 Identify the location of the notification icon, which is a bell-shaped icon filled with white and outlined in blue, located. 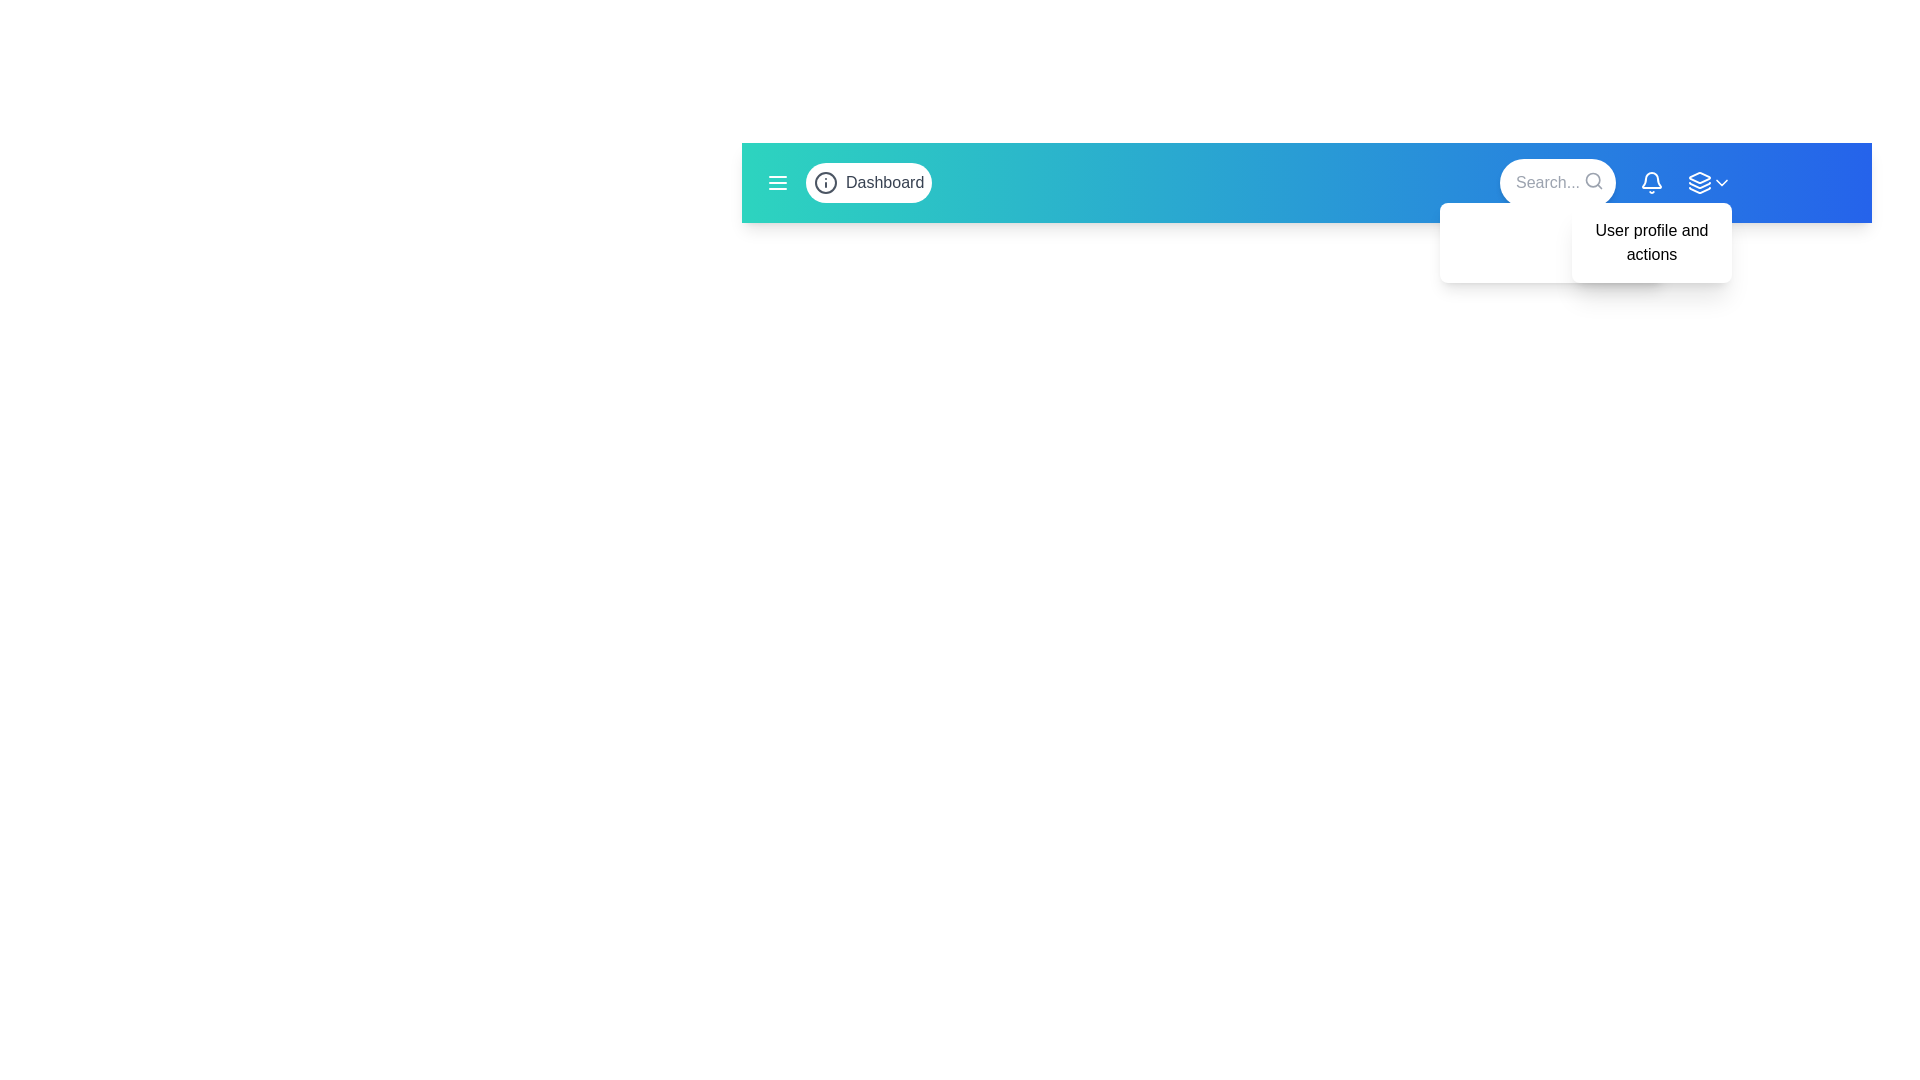
(1651, 182).